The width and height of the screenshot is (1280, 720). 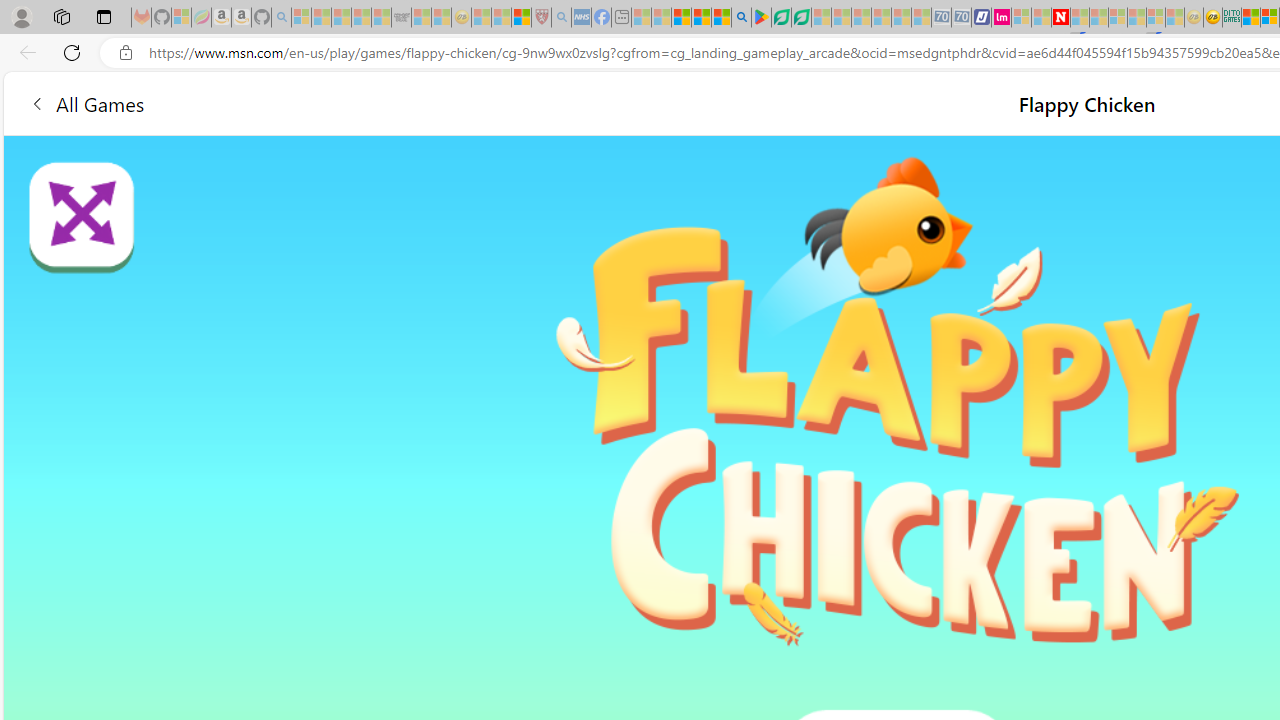 I want to click on 'Jobs - lastminute.com Investor Portal', so click(x=1001, y=17).